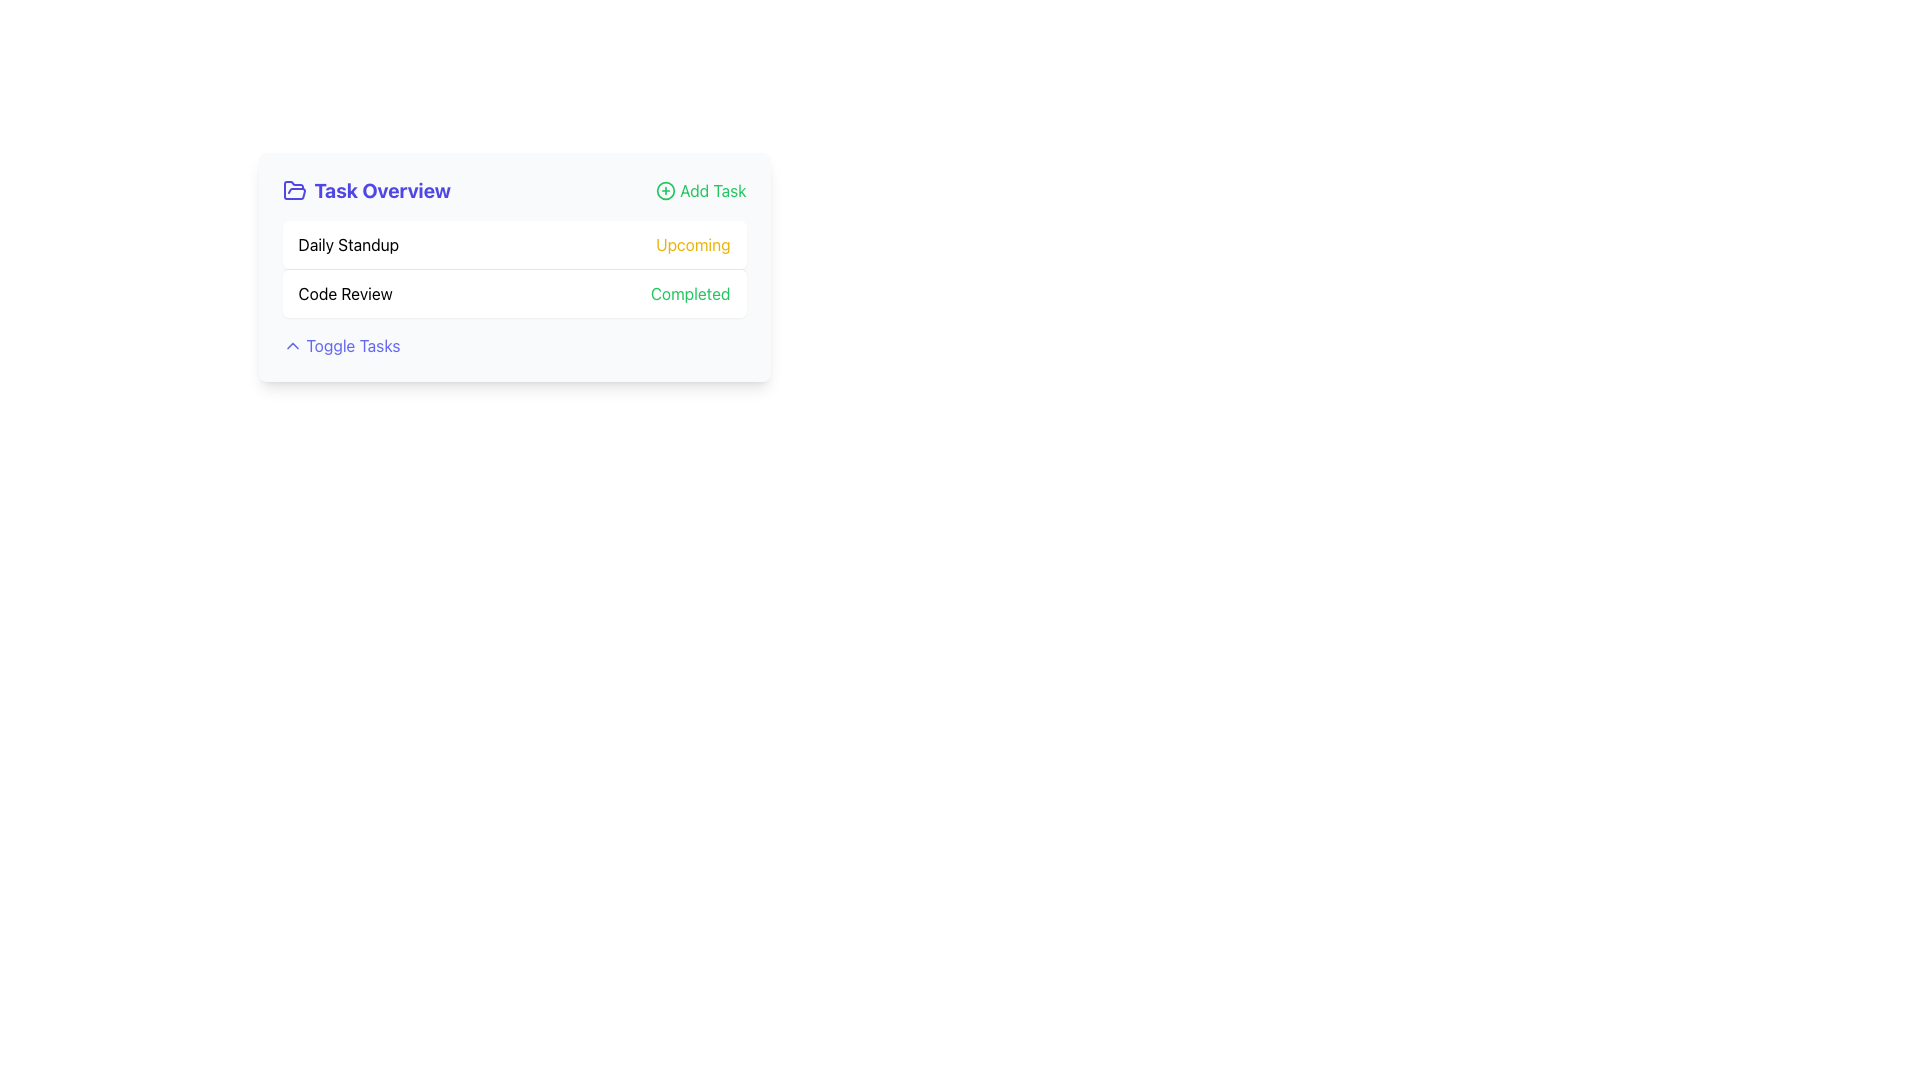 The image size is (1920, 1080). What do you see at coordinates (348, 244) in the screenshot?
I see `the 'Daily Standup' label, which displays in bold black font within a white rectangular area, indicating an upcoming event in the task list` at bounding box center [348, 244].